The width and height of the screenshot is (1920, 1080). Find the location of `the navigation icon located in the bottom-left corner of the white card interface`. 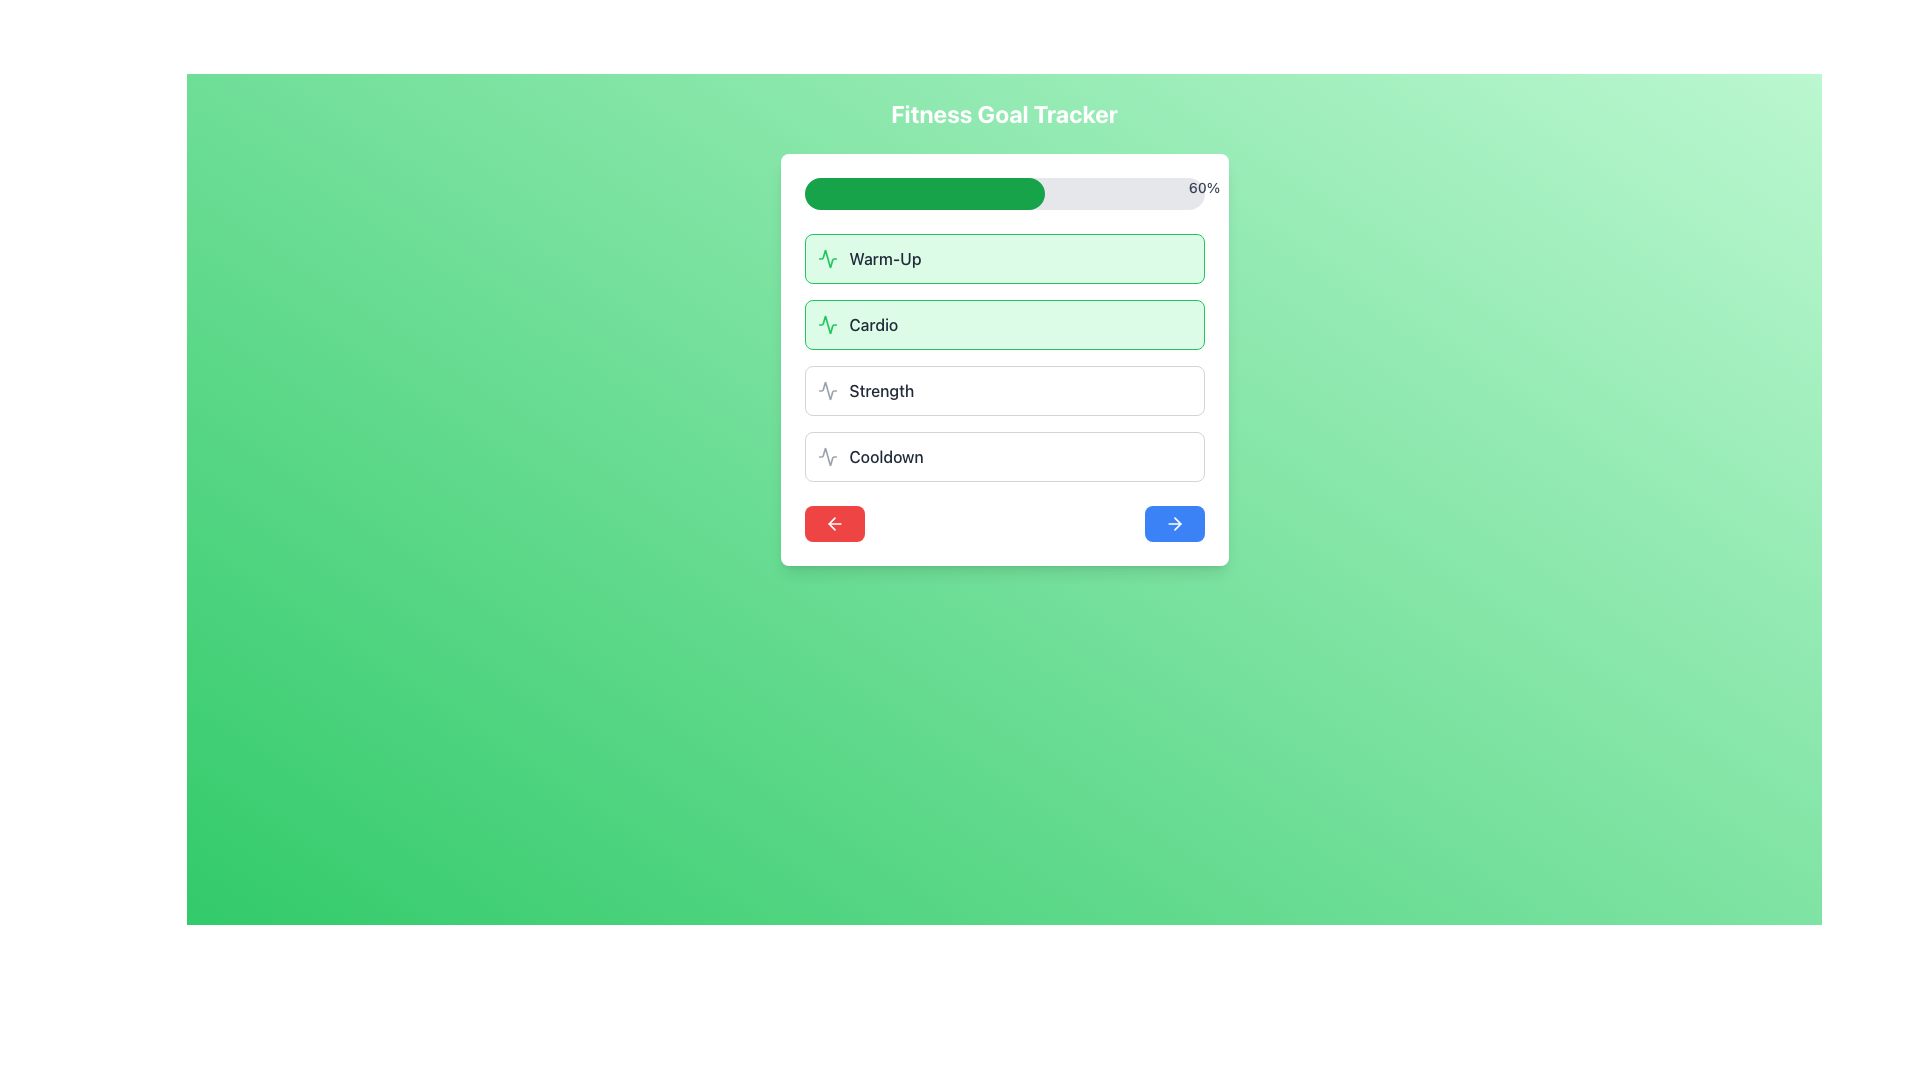

the navigation icon located in the bottom-left corner of the white card interface is located at coordinates (834, 523).